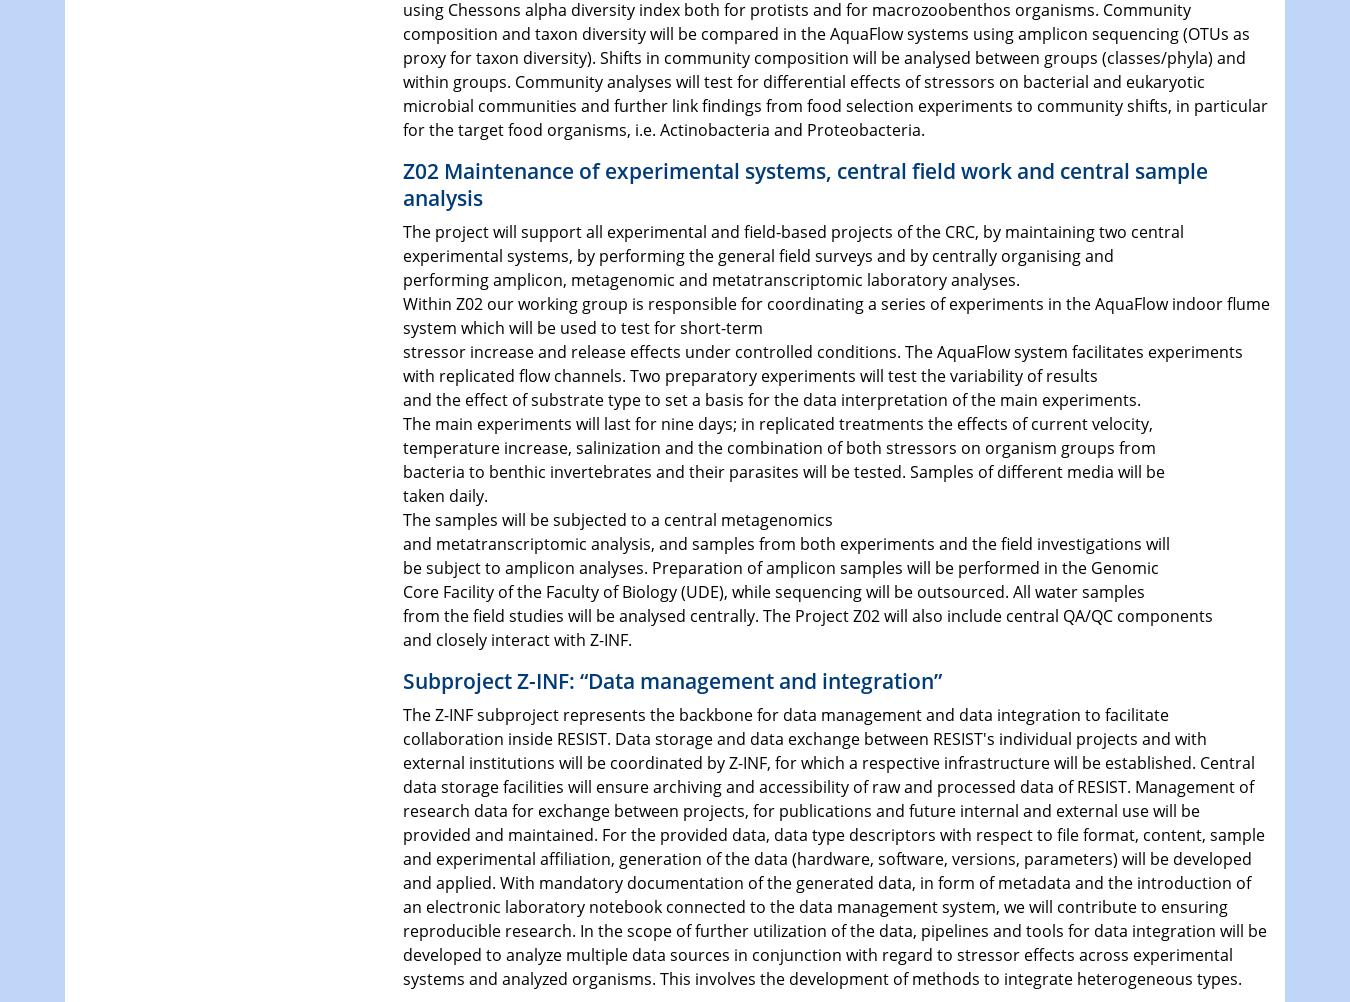 The image size is (1350, 1002). Describe the element at coordinates (772, 589) in the screenshot. I see `'Core Facility of the Faculty of Biology (UDE), while sequencing will be outsourced. All water samples'` at that location.